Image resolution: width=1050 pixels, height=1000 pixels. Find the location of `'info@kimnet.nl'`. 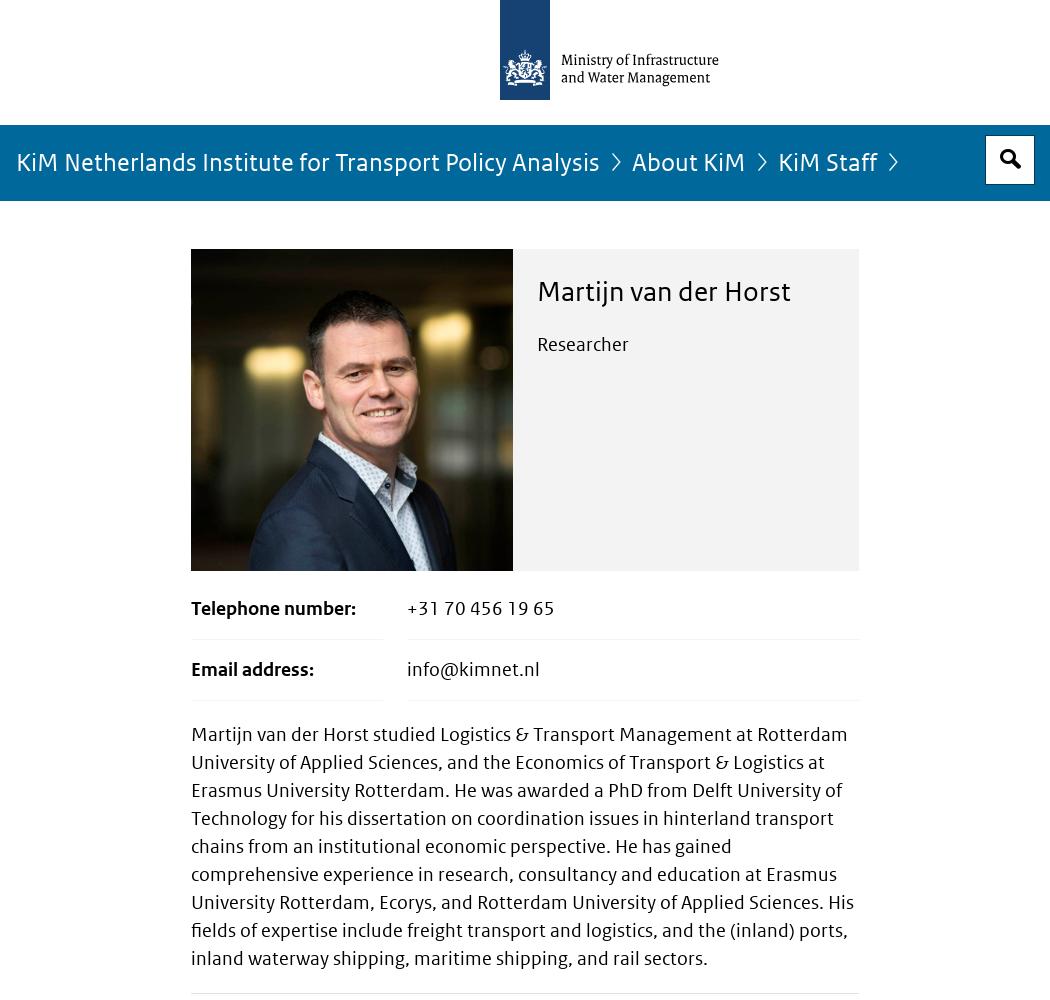

'info@kimnet.nl' is located at coordinates (473, 669).